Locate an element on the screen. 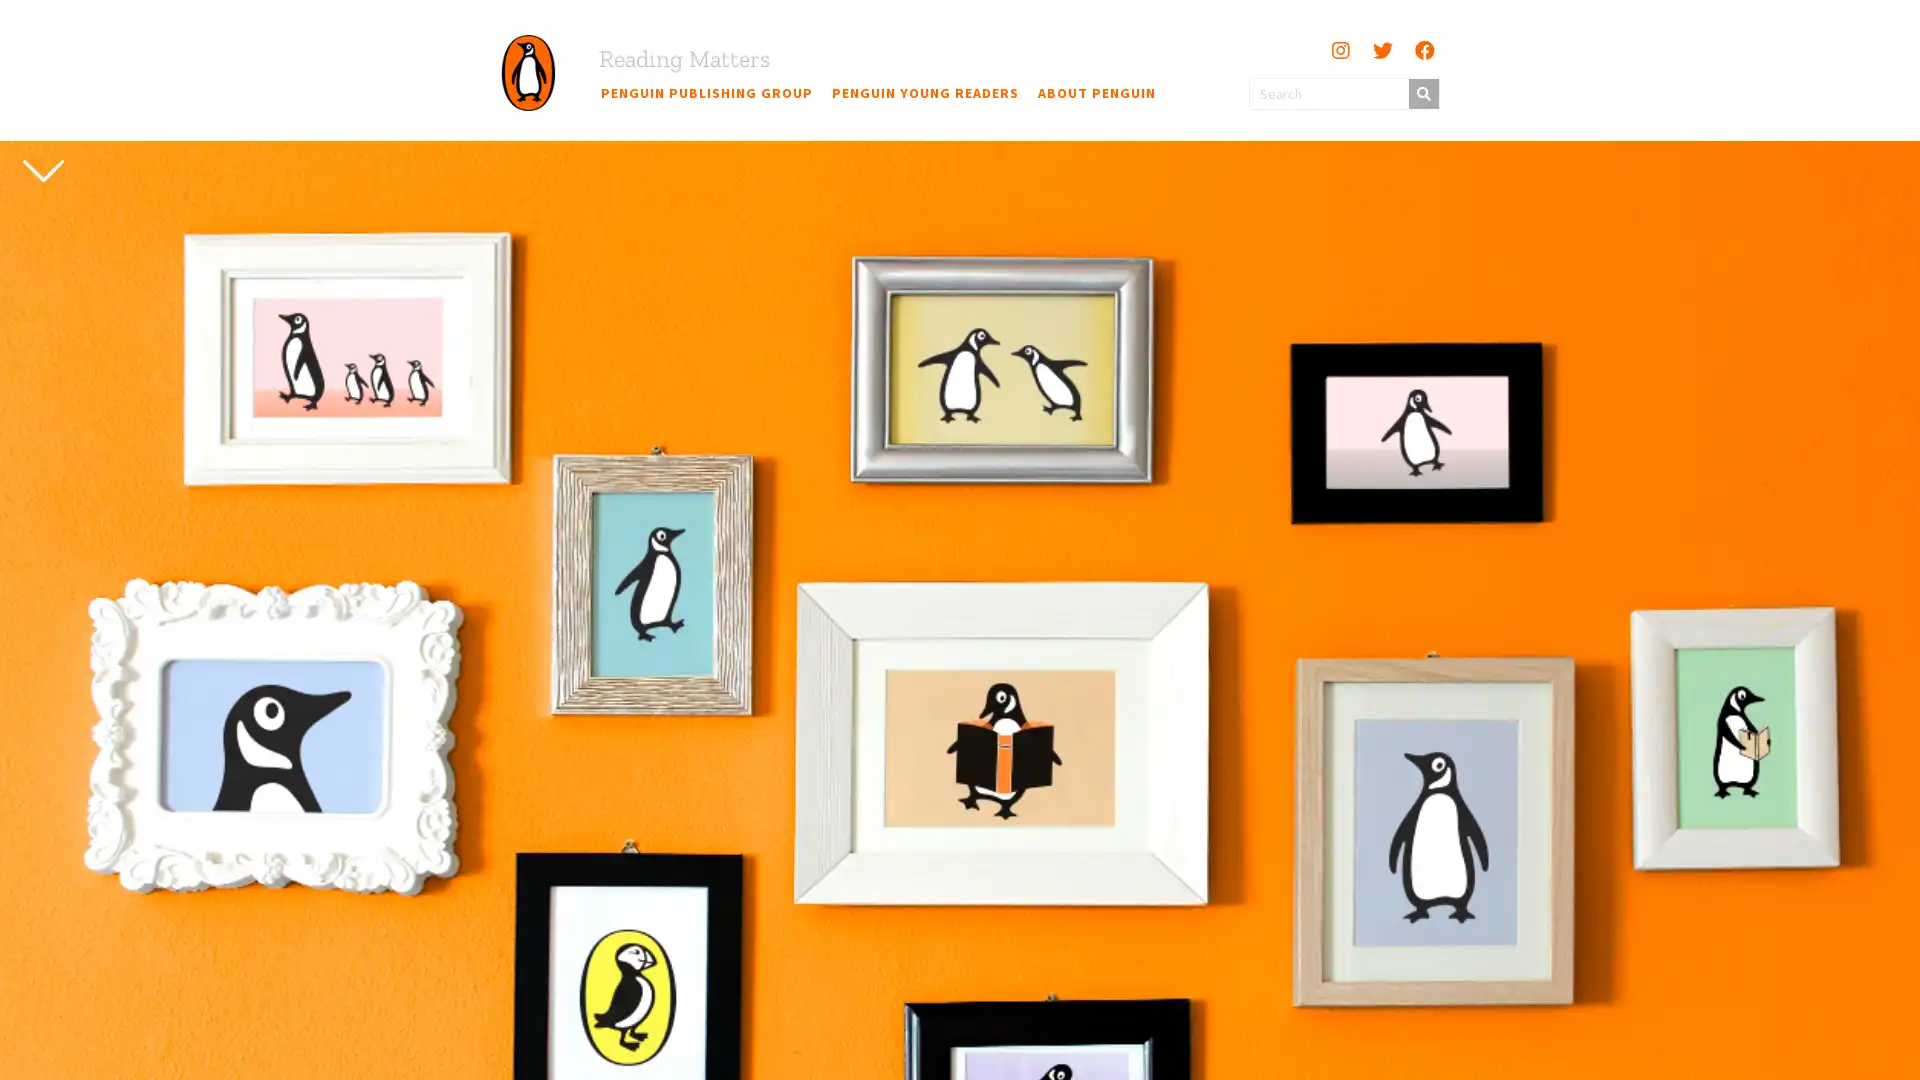  Facebook is located at coordinates (1423, 49).